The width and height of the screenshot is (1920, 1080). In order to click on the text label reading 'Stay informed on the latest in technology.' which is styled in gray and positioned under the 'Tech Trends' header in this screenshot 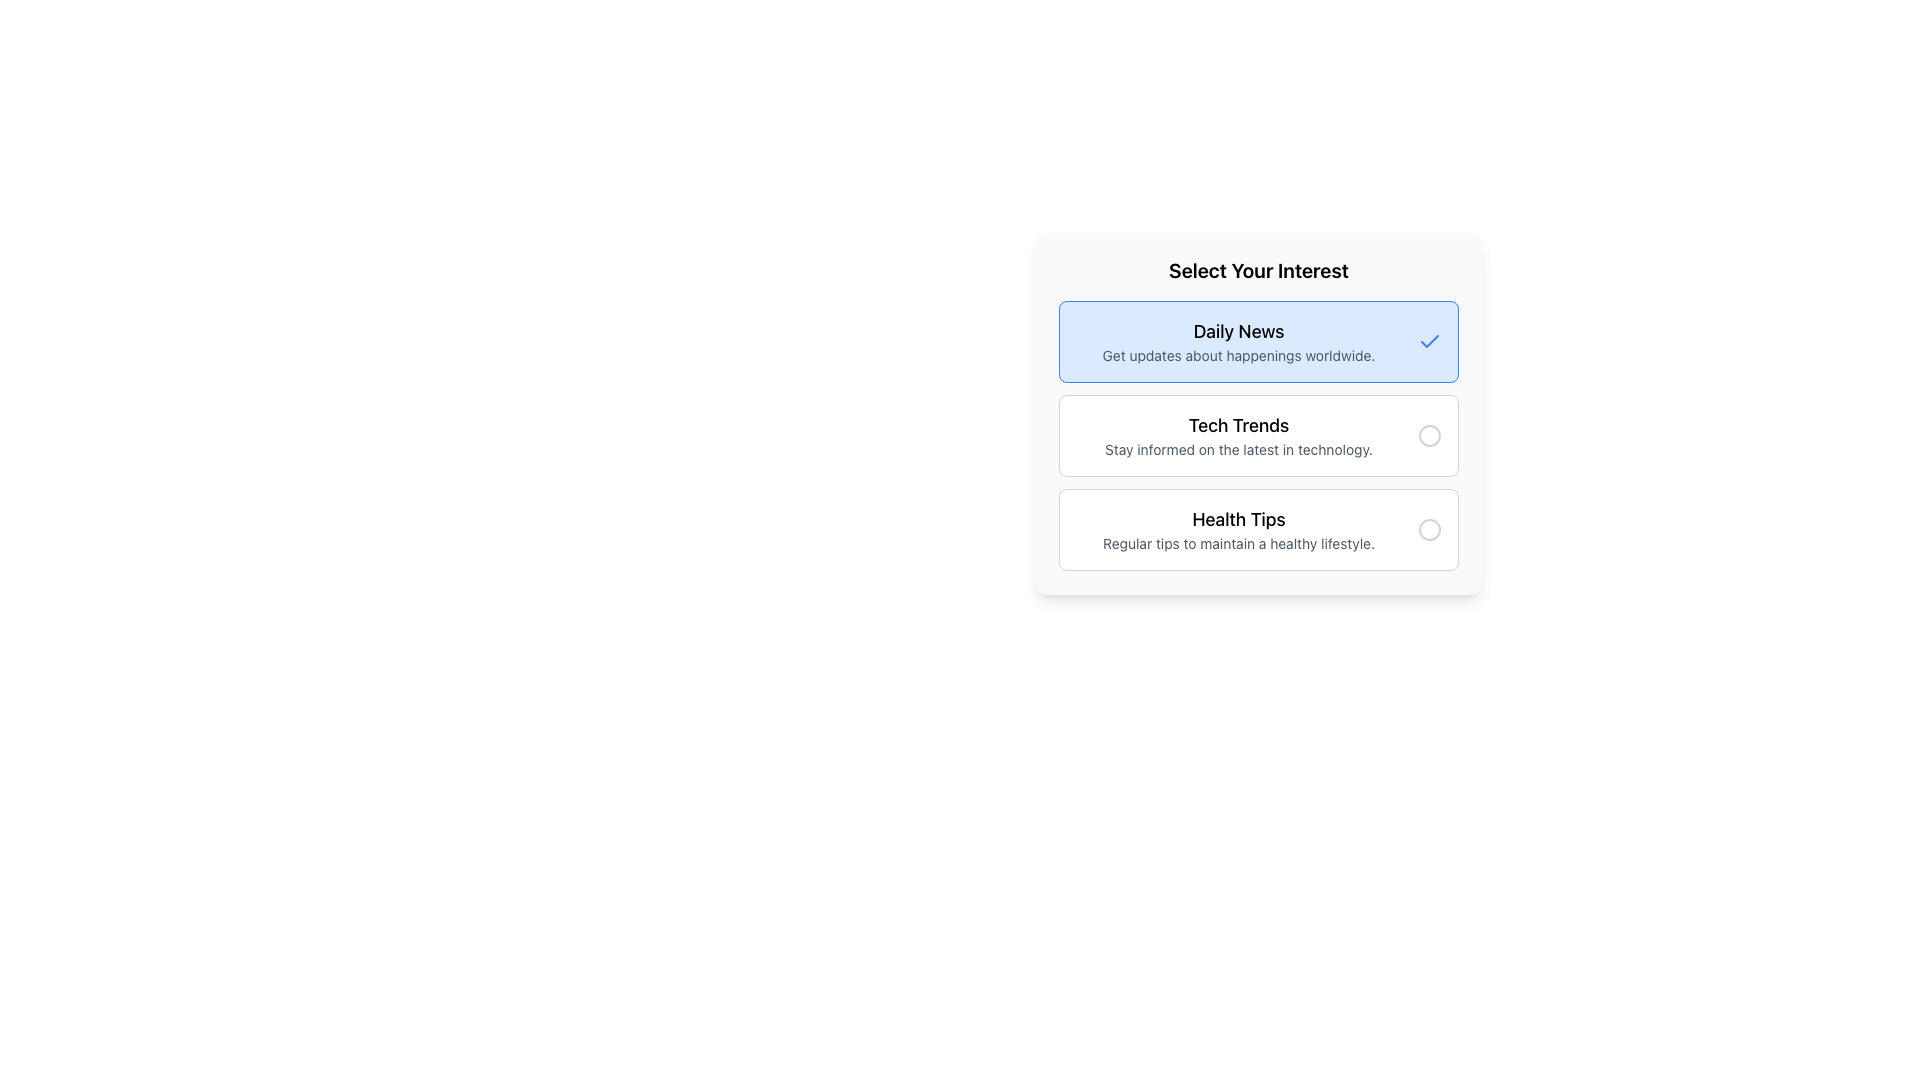, I will do `click(1237, 450)`.